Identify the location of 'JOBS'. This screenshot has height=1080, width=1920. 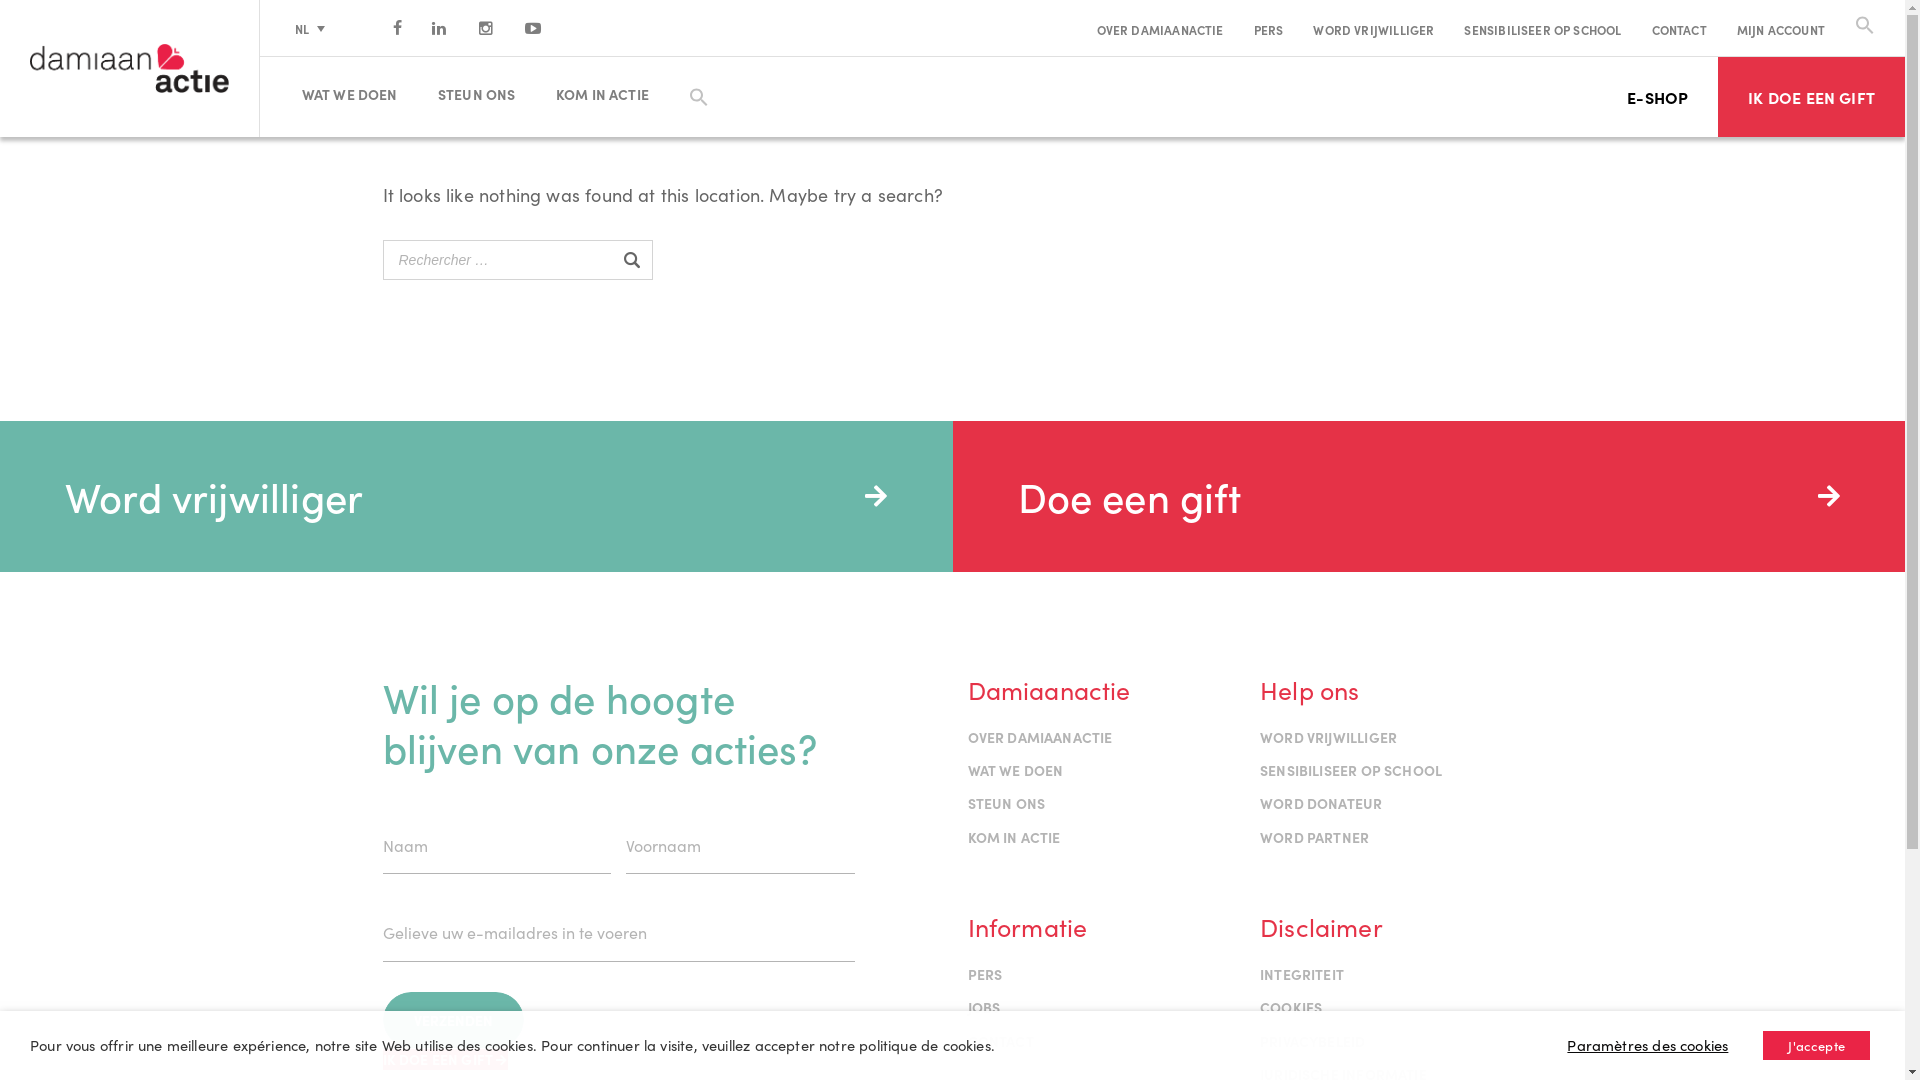
(984, 1006).